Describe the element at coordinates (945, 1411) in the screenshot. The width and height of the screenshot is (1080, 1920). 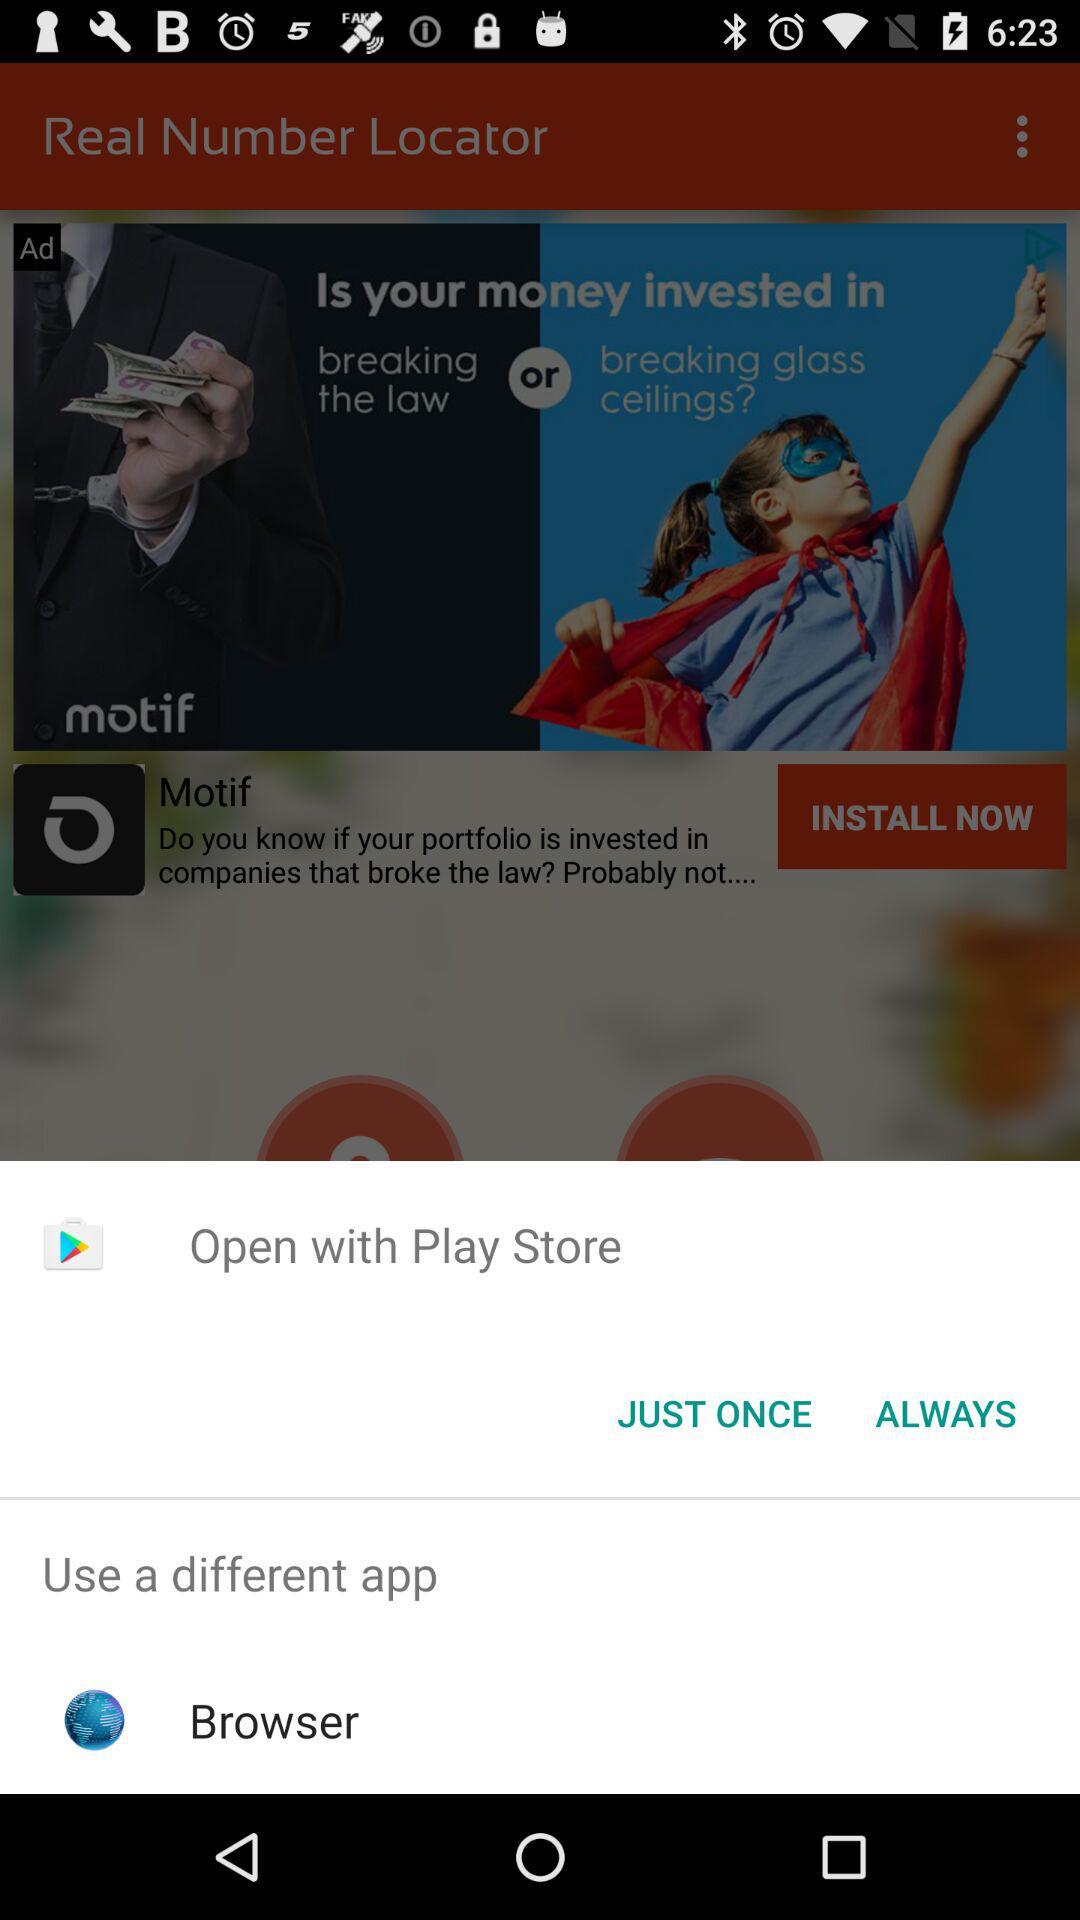
I see `item to the right of just once item` at that location.